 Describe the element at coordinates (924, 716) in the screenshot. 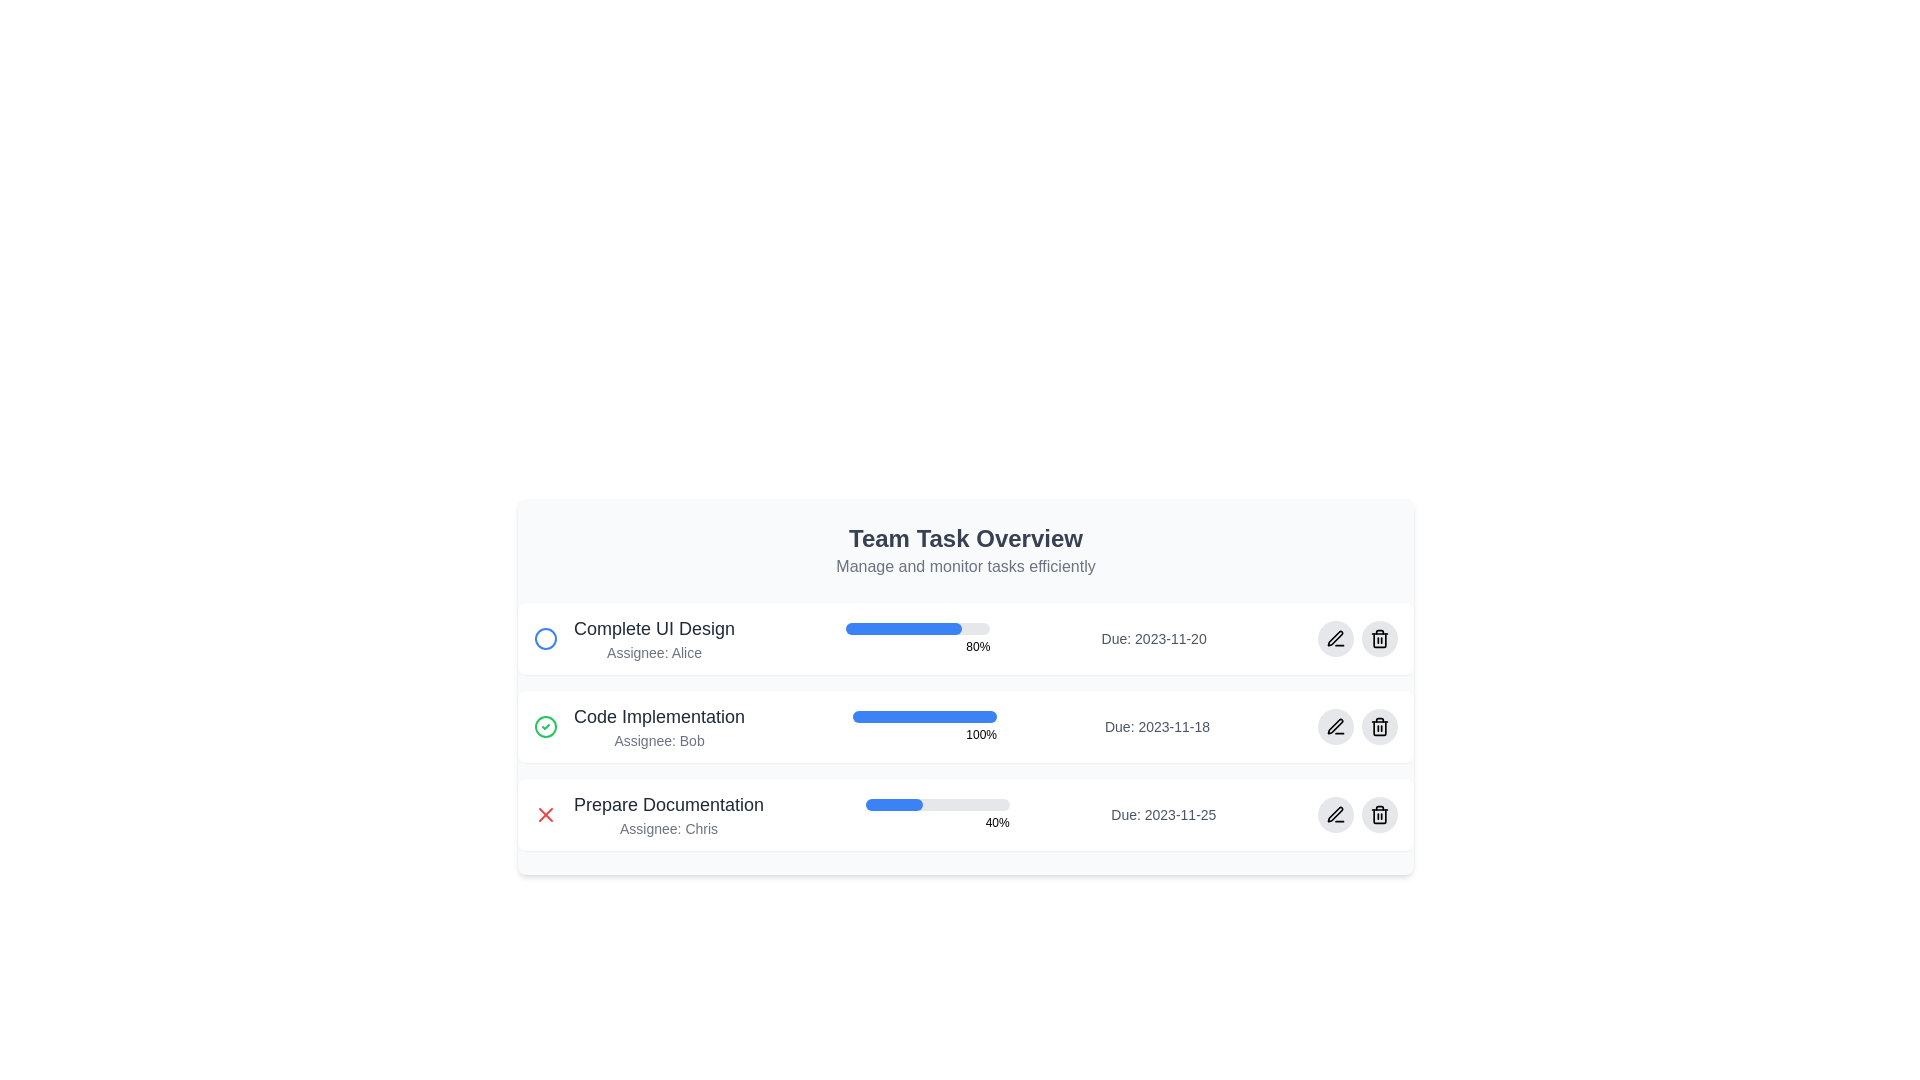

I see `the visual progress level of the horizontal progress bar for the task 'Code Implementation' in the task list, which is filled with blue and has a gray rounded background` at that location.